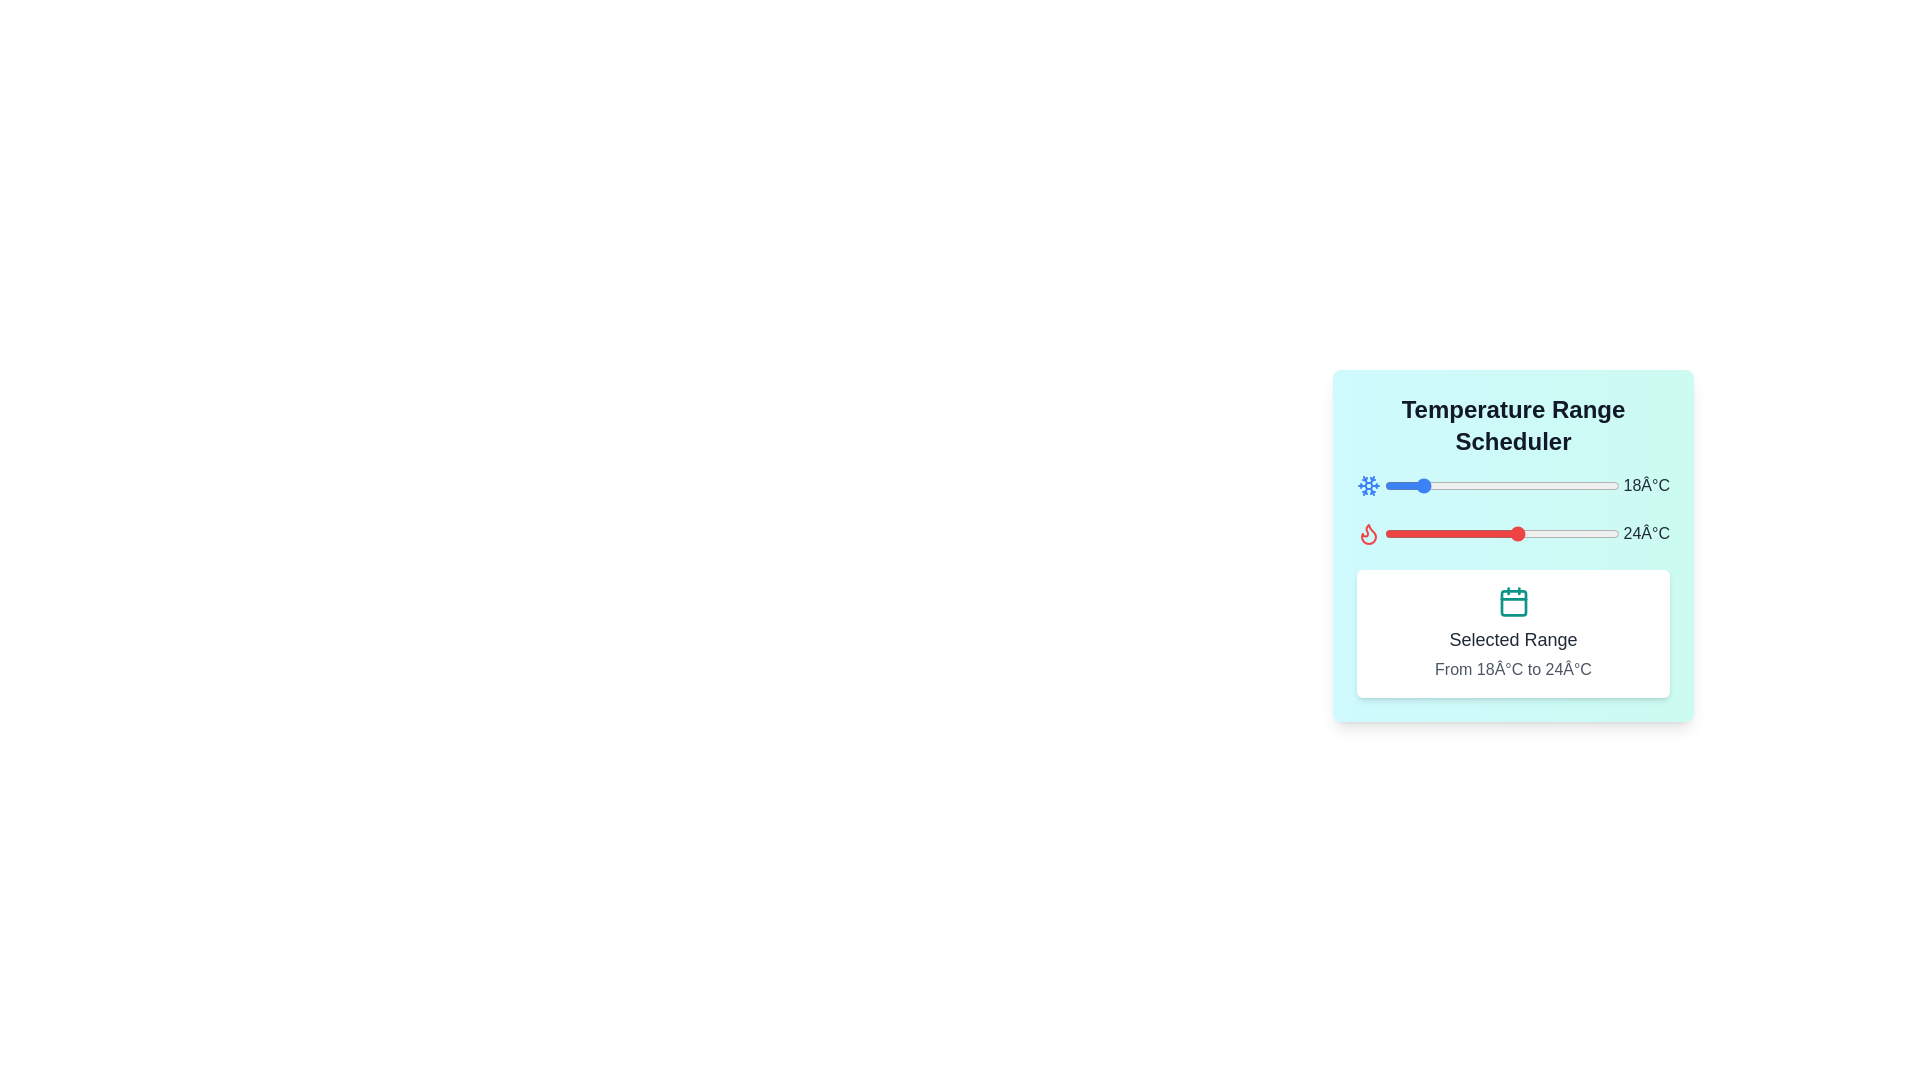 This screenshot has width=1920, height=1080. I want to click on value displayed in the static text label showing '18°C', which is styled in gray color and located near the upper-right side of the temperature range slider interface, so click(1646, 486).